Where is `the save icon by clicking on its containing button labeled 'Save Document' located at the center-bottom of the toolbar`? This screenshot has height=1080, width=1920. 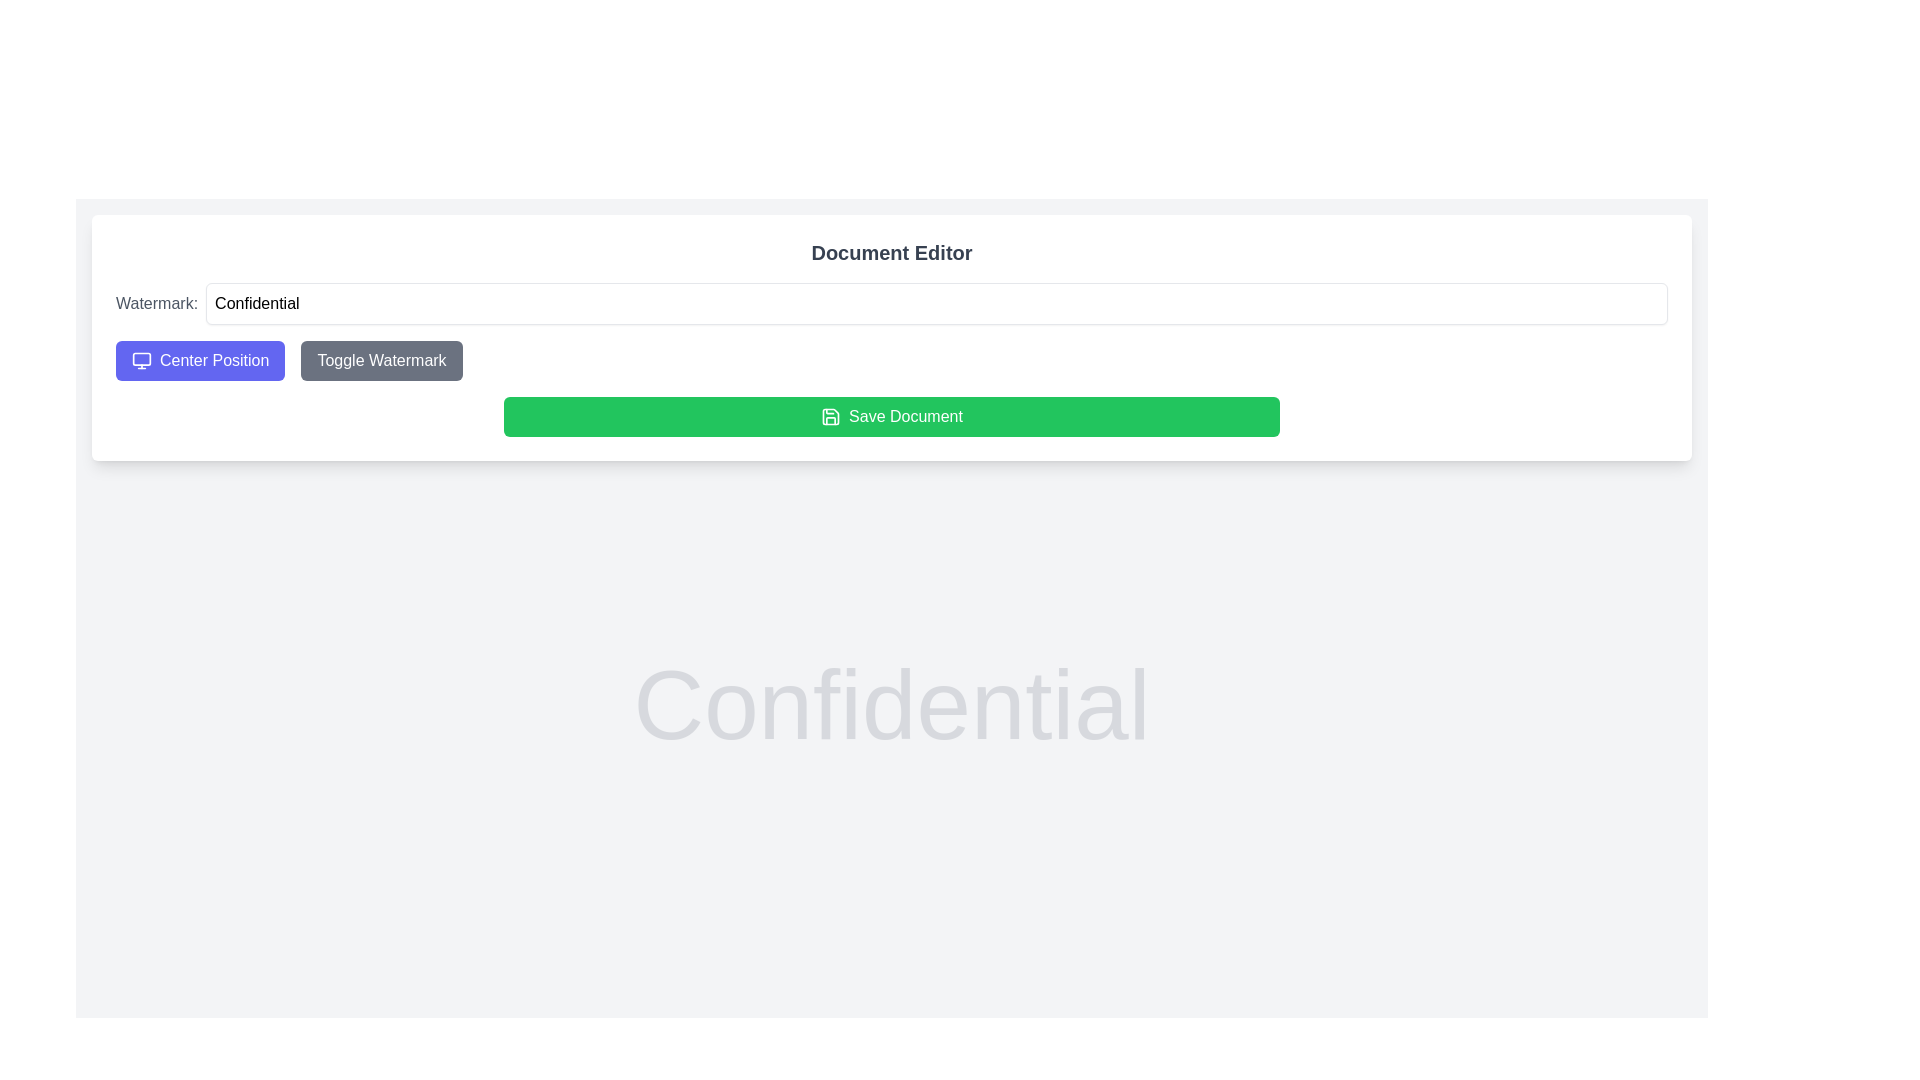 the save icon by clicking on its containing button labeled 'Save Document' located at the center-bottom of the toolbar is located at coordinates (831, 415).